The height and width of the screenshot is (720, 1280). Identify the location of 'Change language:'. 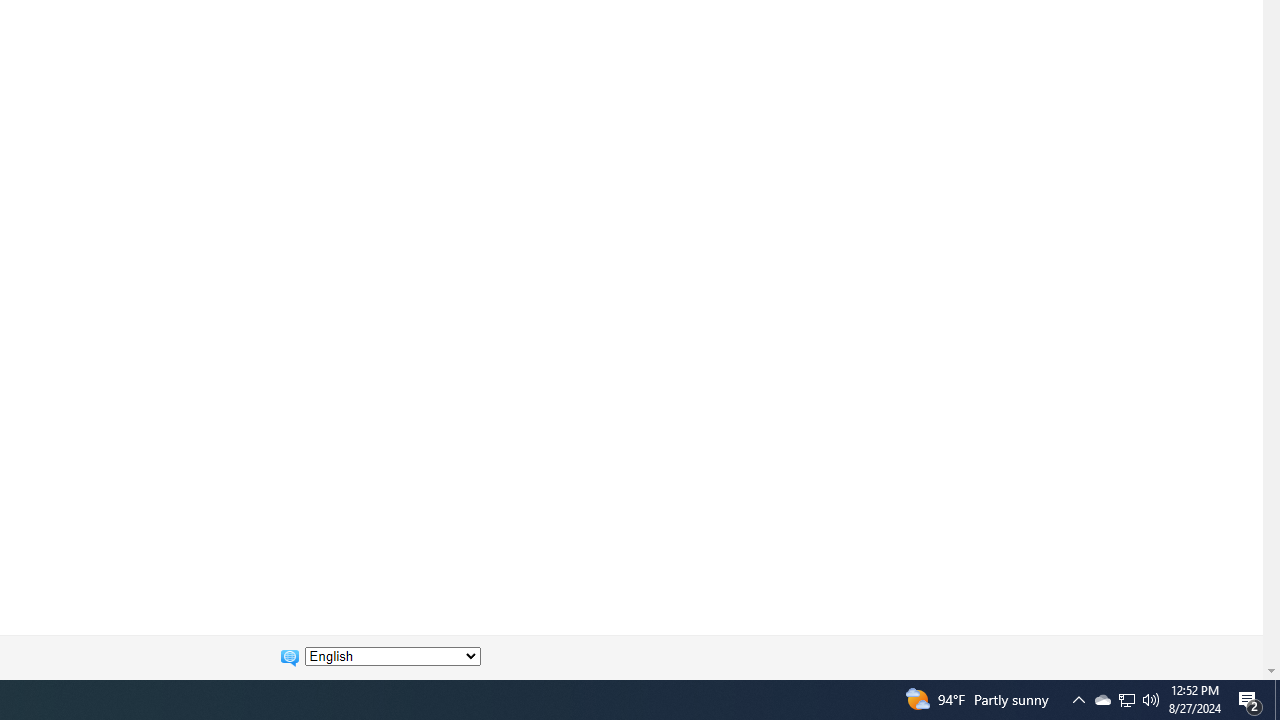
(392, 656).